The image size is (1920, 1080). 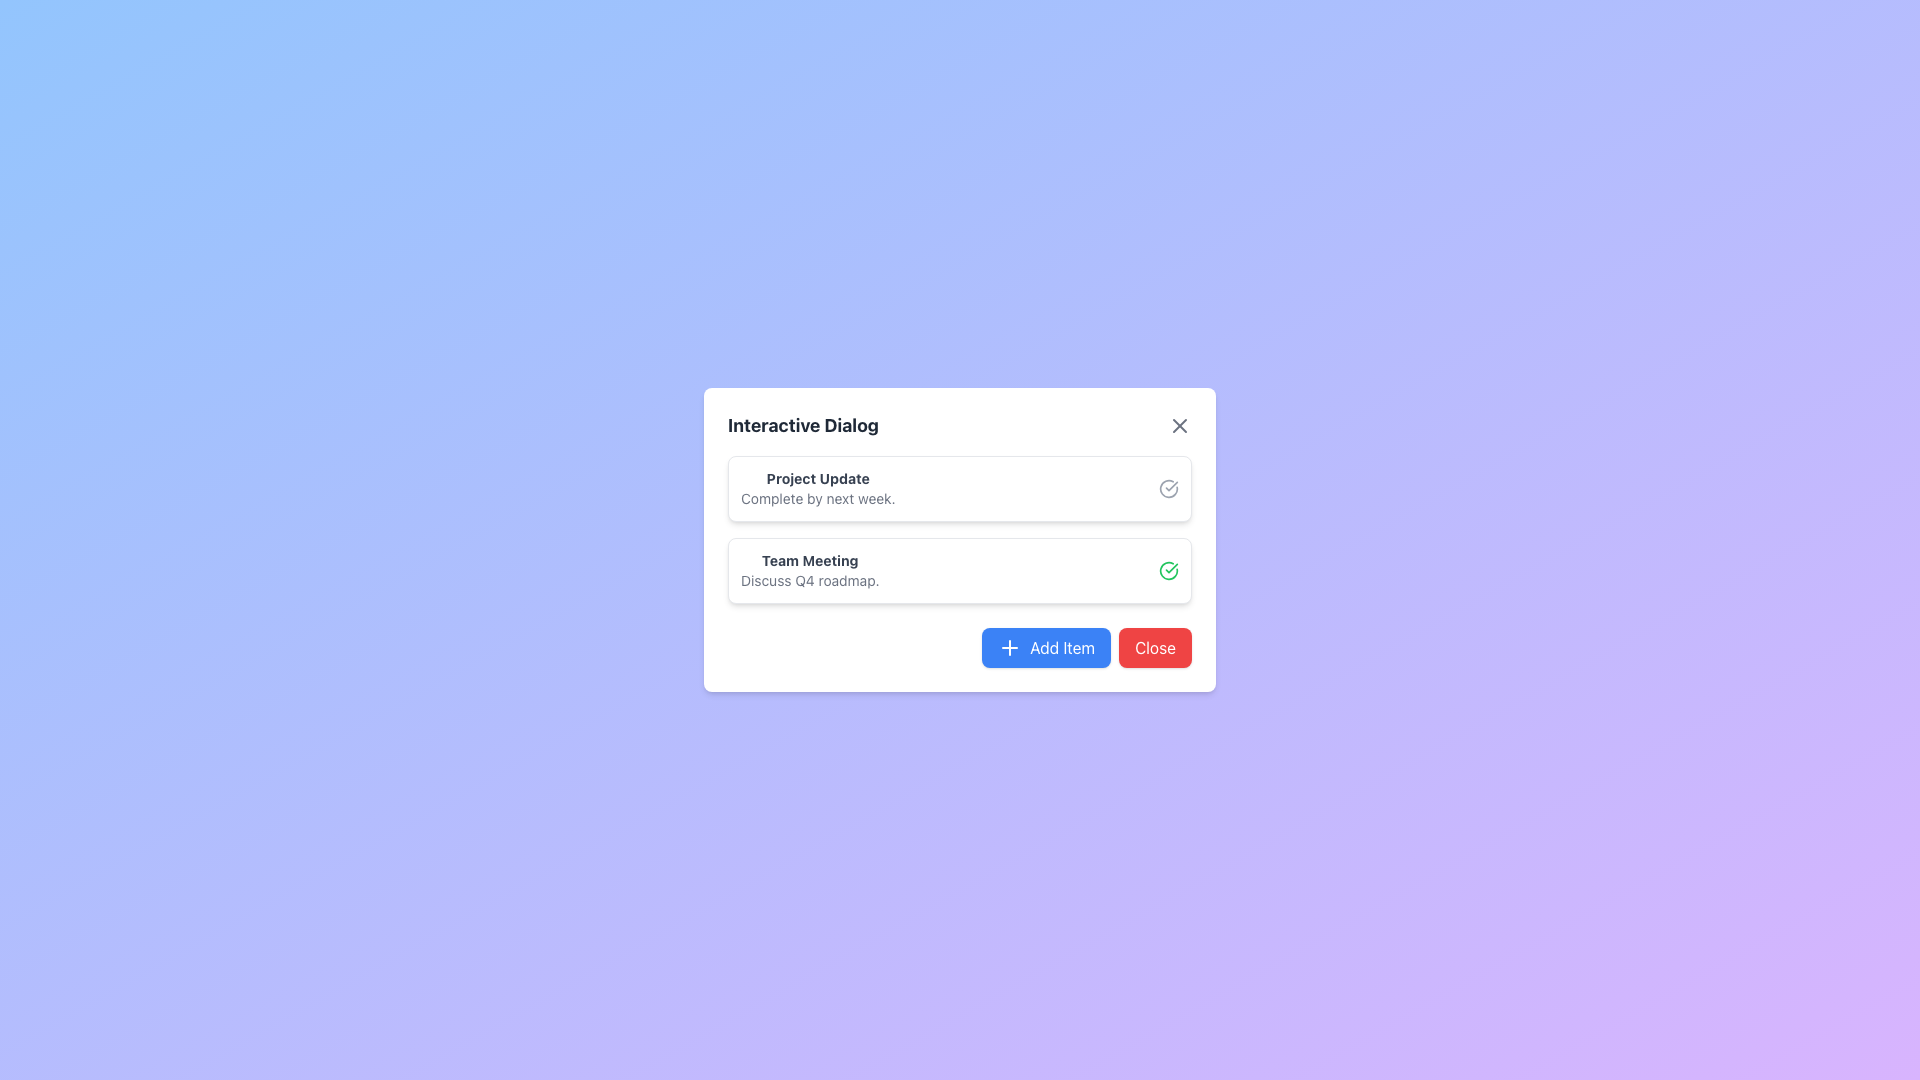 What do you see at coordinates (1169, 570) in the screenshot?
I see `the SVG Icon (Completion Indicator) which is a circular icon with a green checkmark inside, located at the top-right corner of the 'Team Meeting' card in the dialog box` at bounding box center [1169, 570].